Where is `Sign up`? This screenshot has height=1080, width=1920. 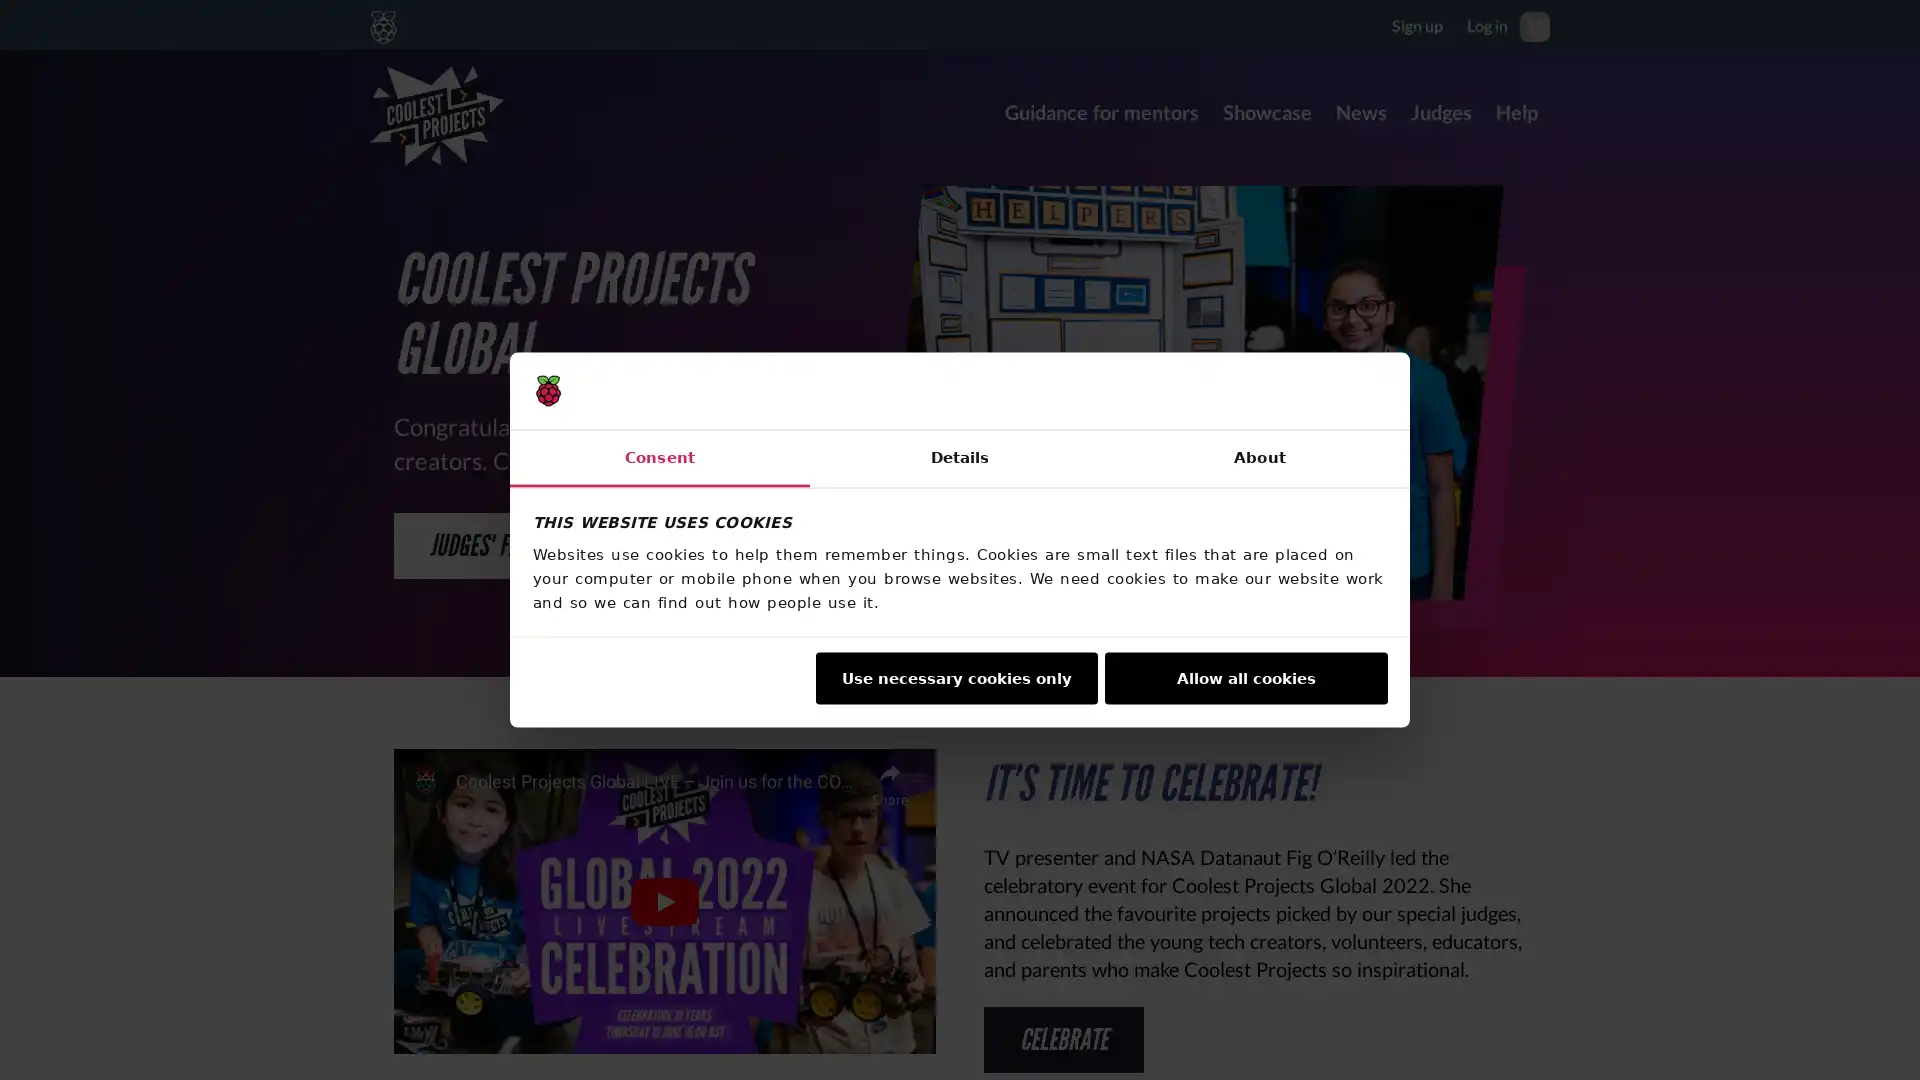 Sign up is located at coordinates (1416, 24).